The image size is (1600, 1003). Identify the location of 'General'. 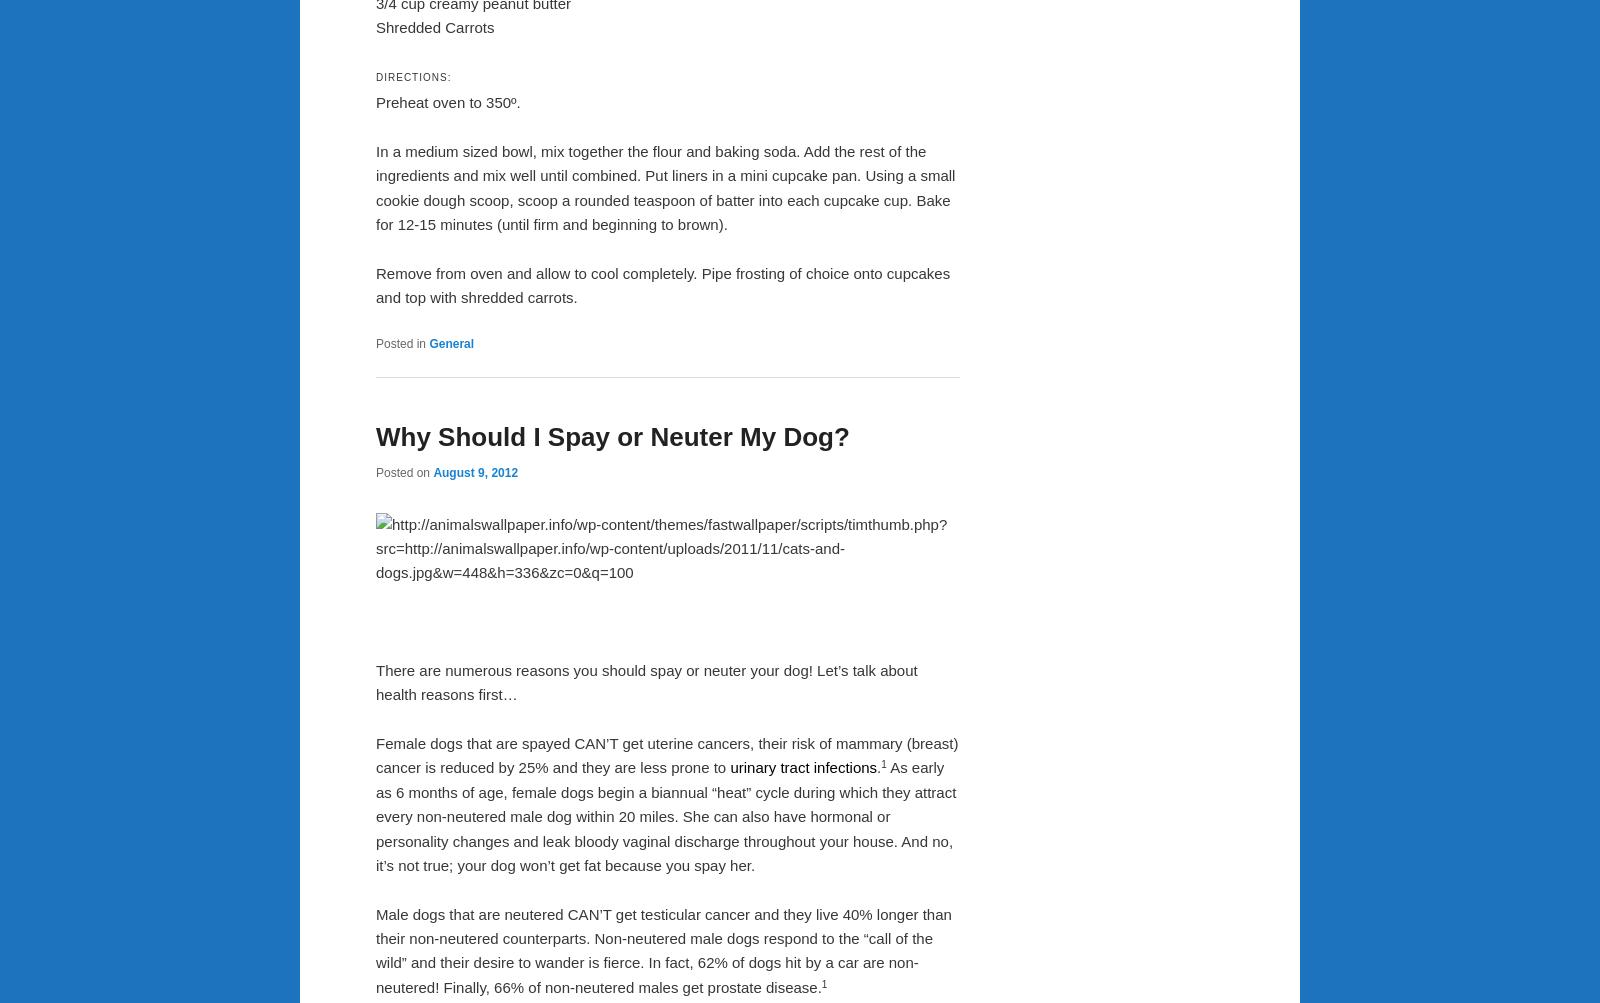
(427, 342).